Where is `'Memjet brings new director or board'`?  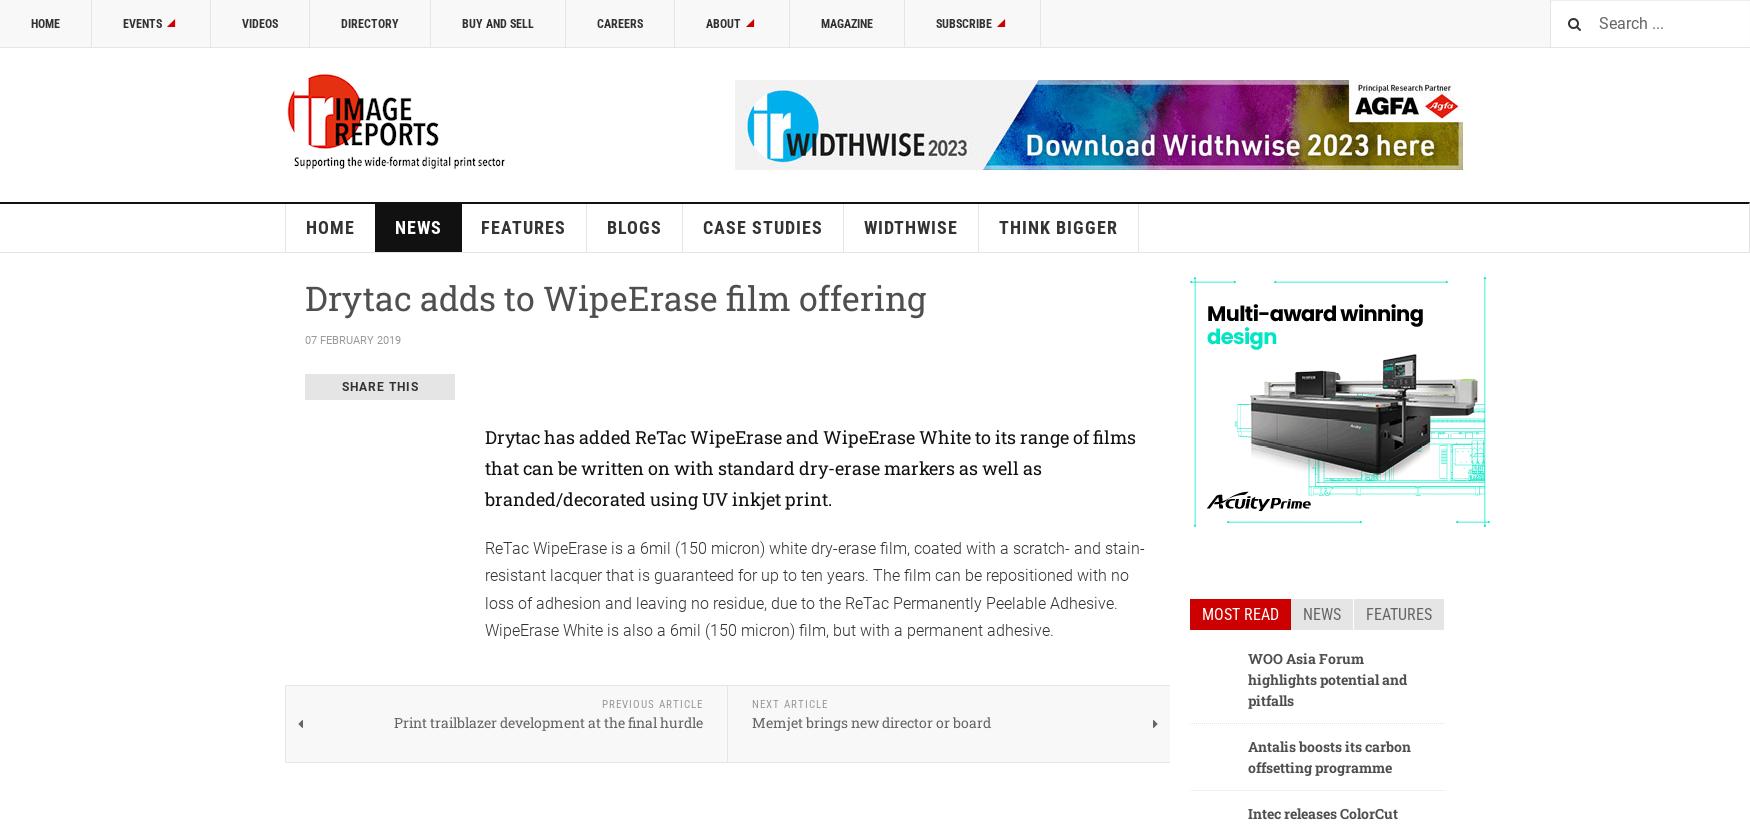 'Memjet brings new director or board' is located at coordinates (750, 721).